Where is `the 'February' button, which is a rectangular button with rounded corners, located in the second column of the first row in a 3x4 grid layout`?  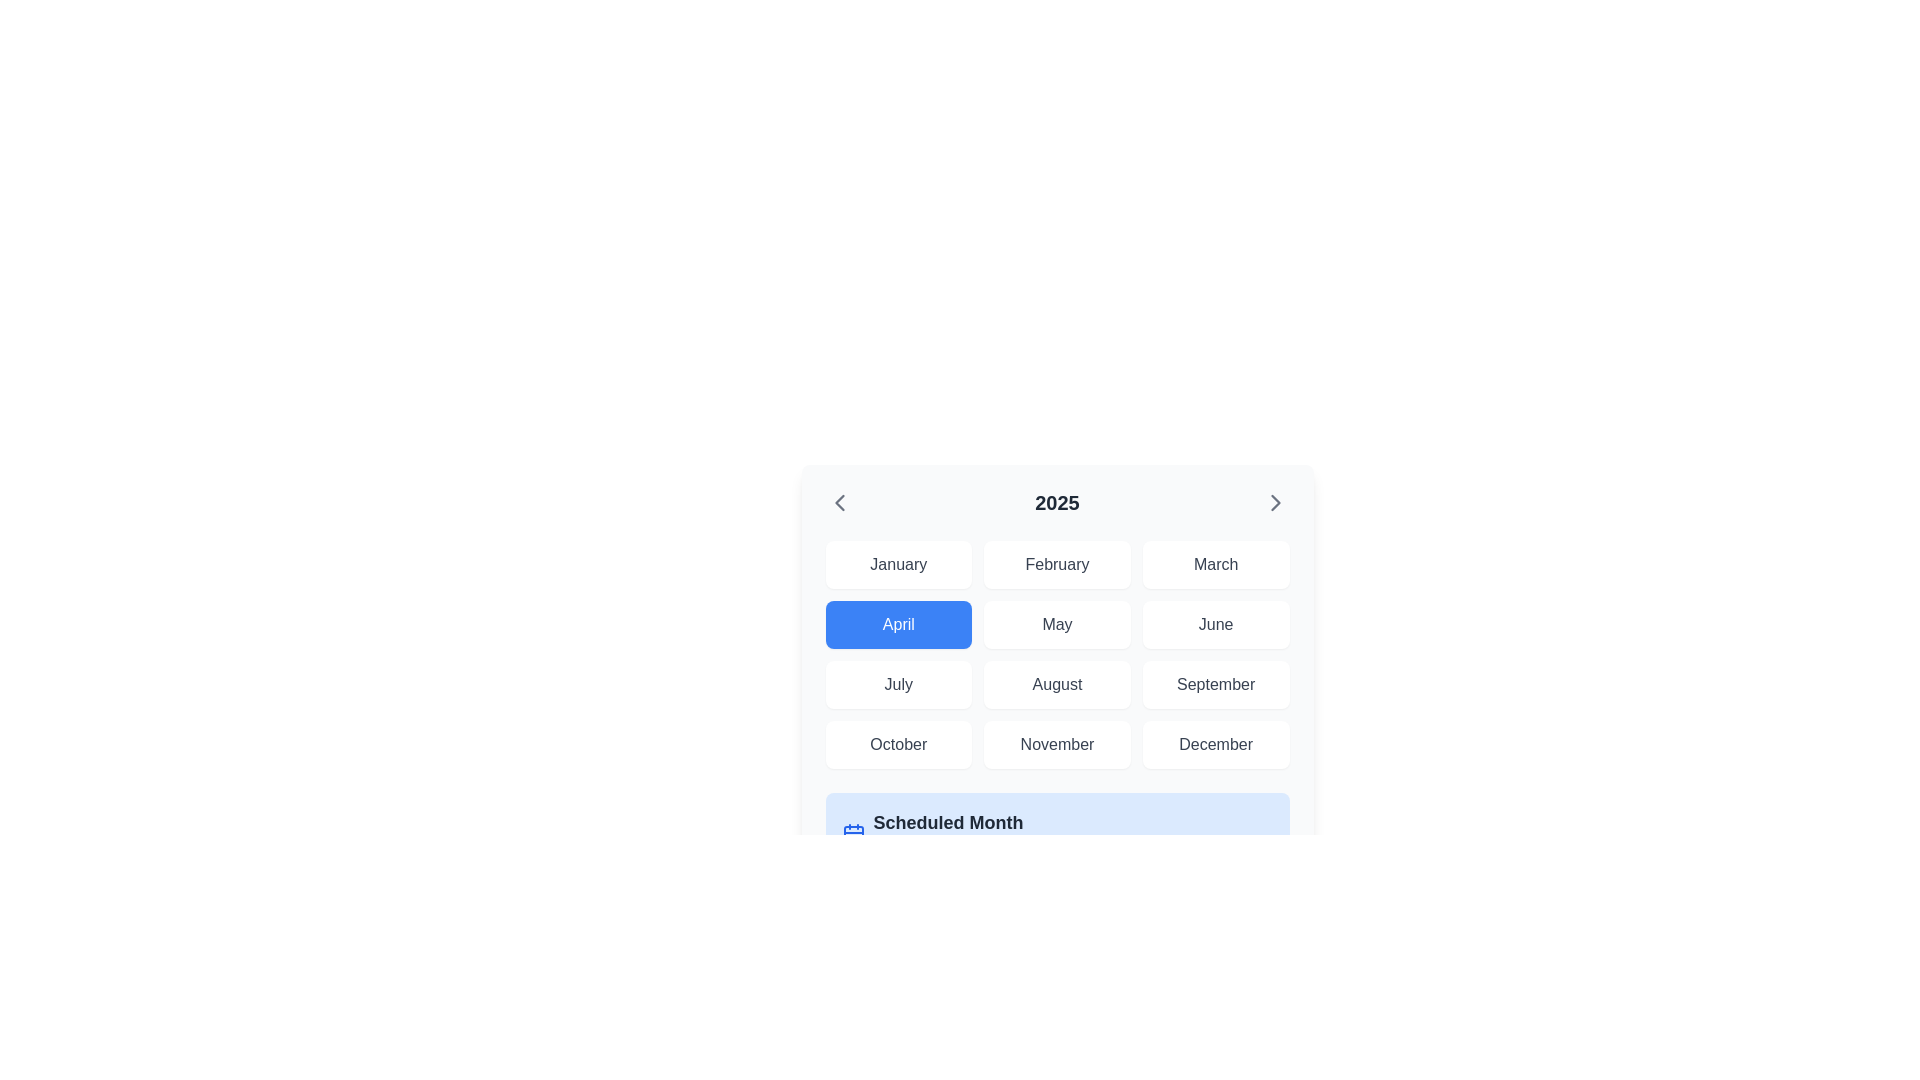
the 'February' button, which is a rectangular button with rounded corners, located in the second column of the first row in a 3x4 grid layout is located at coordinates (1056, 564).